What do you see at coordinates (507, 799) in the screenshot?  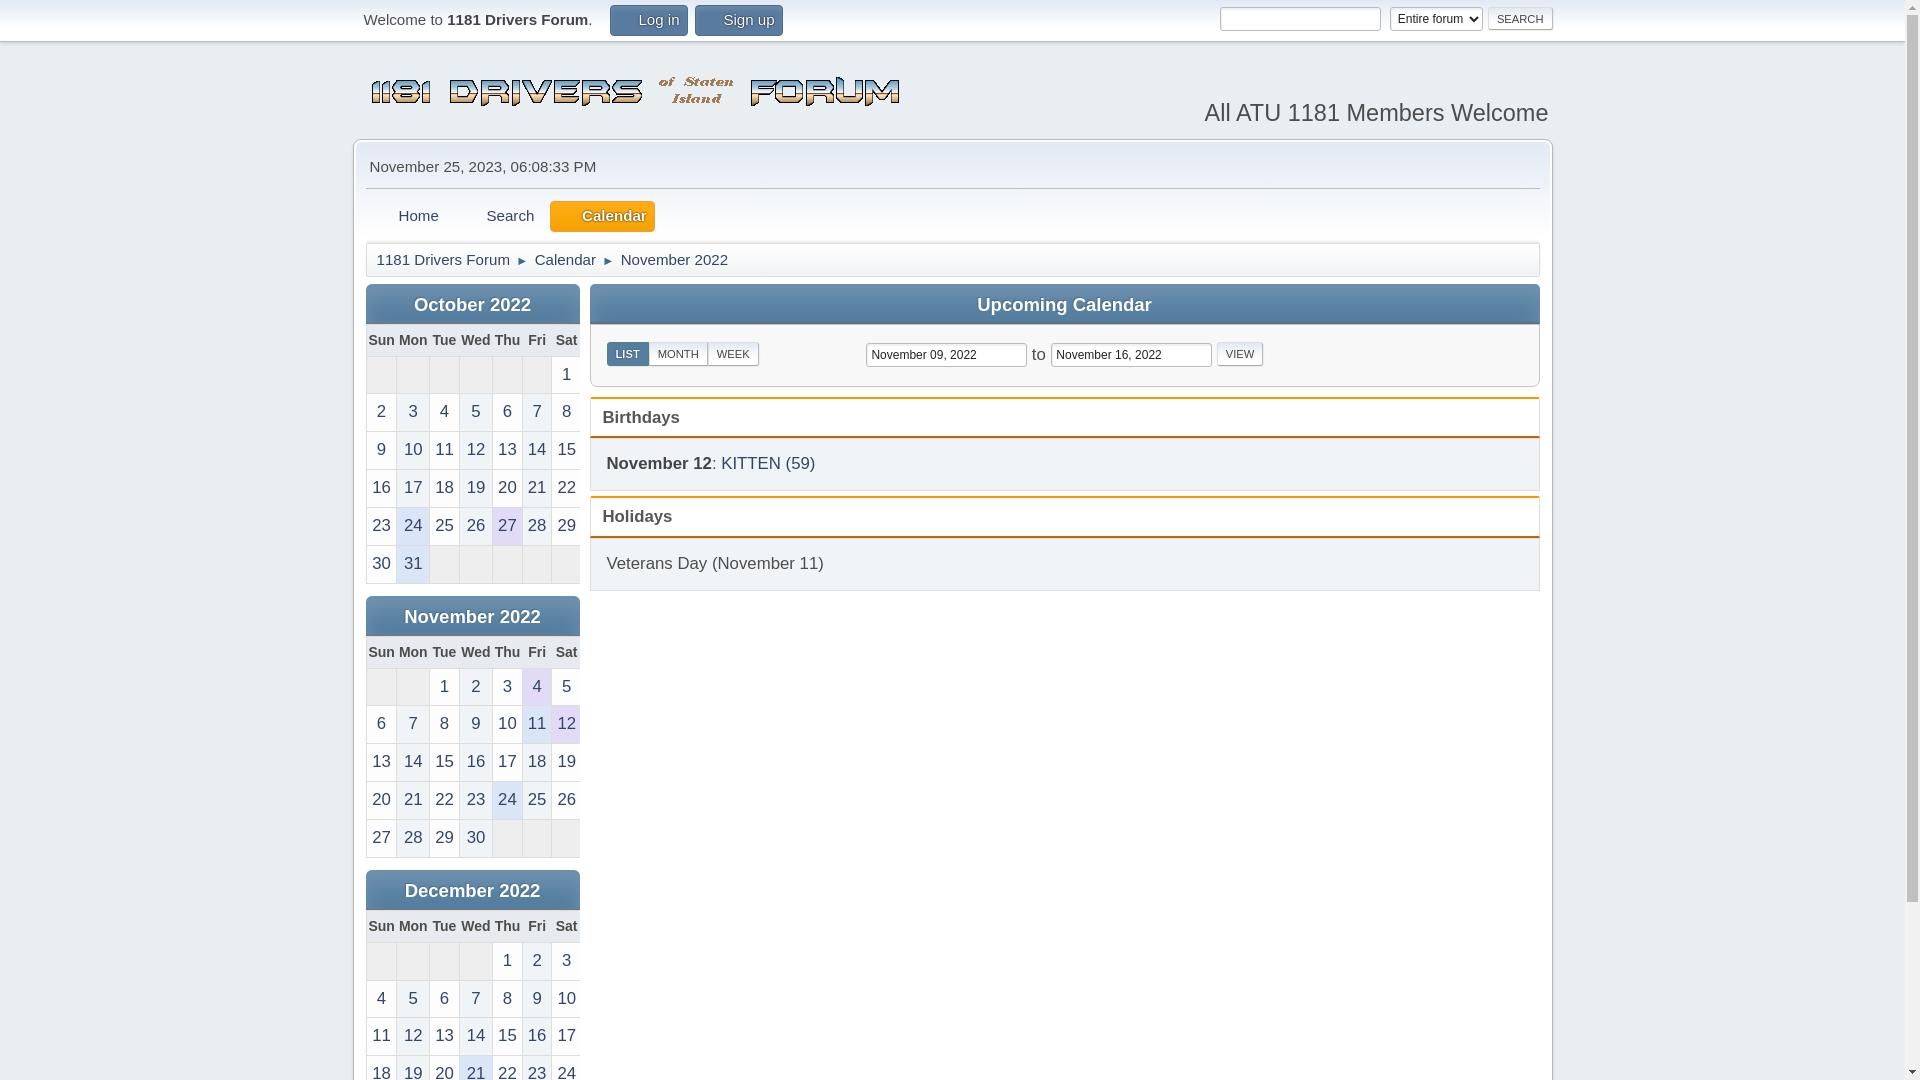 I see `'24'` at bounding box center [507, 799].